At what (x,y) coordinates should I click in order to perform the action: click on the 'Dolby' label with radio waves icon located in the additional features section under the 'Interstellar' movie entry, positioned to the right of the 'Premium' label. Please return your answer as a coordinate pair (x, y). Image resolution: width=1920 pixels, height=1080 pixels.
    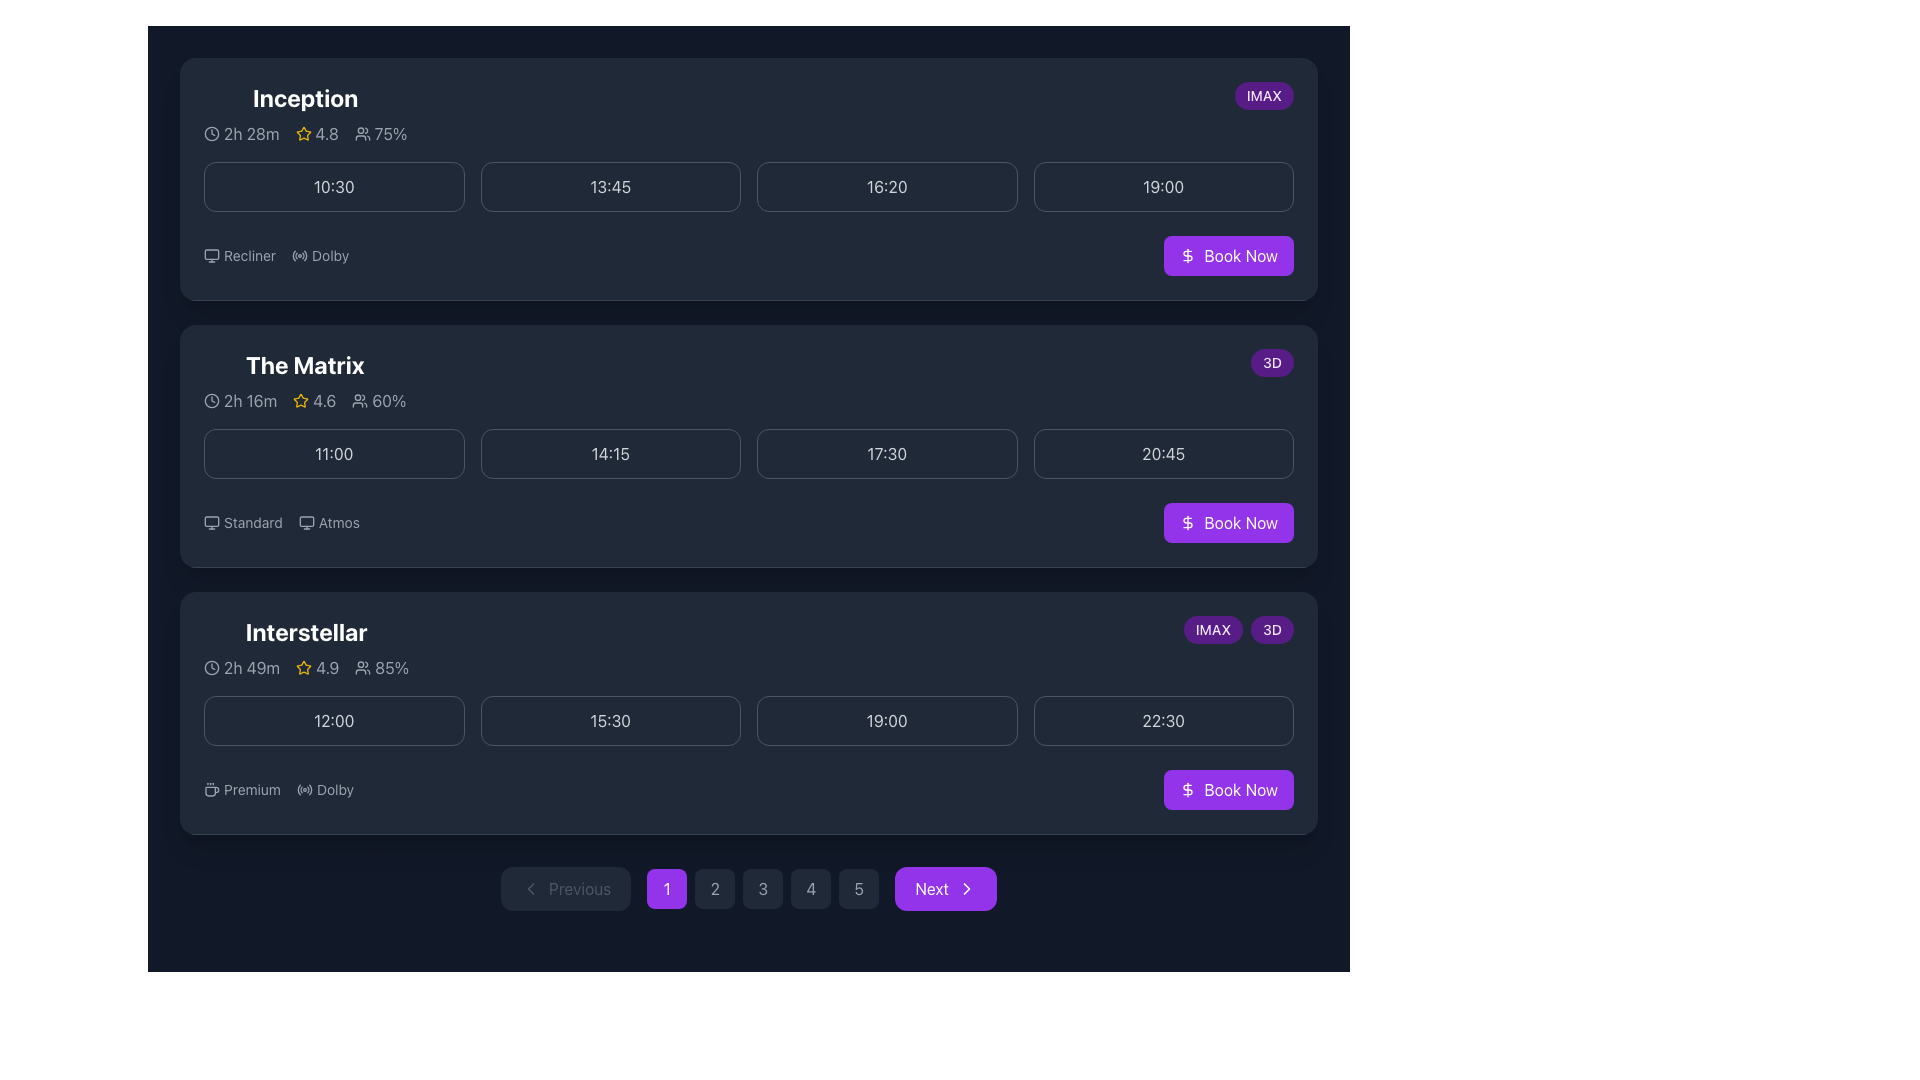
    Looking at the image, I should click on (325, 789).